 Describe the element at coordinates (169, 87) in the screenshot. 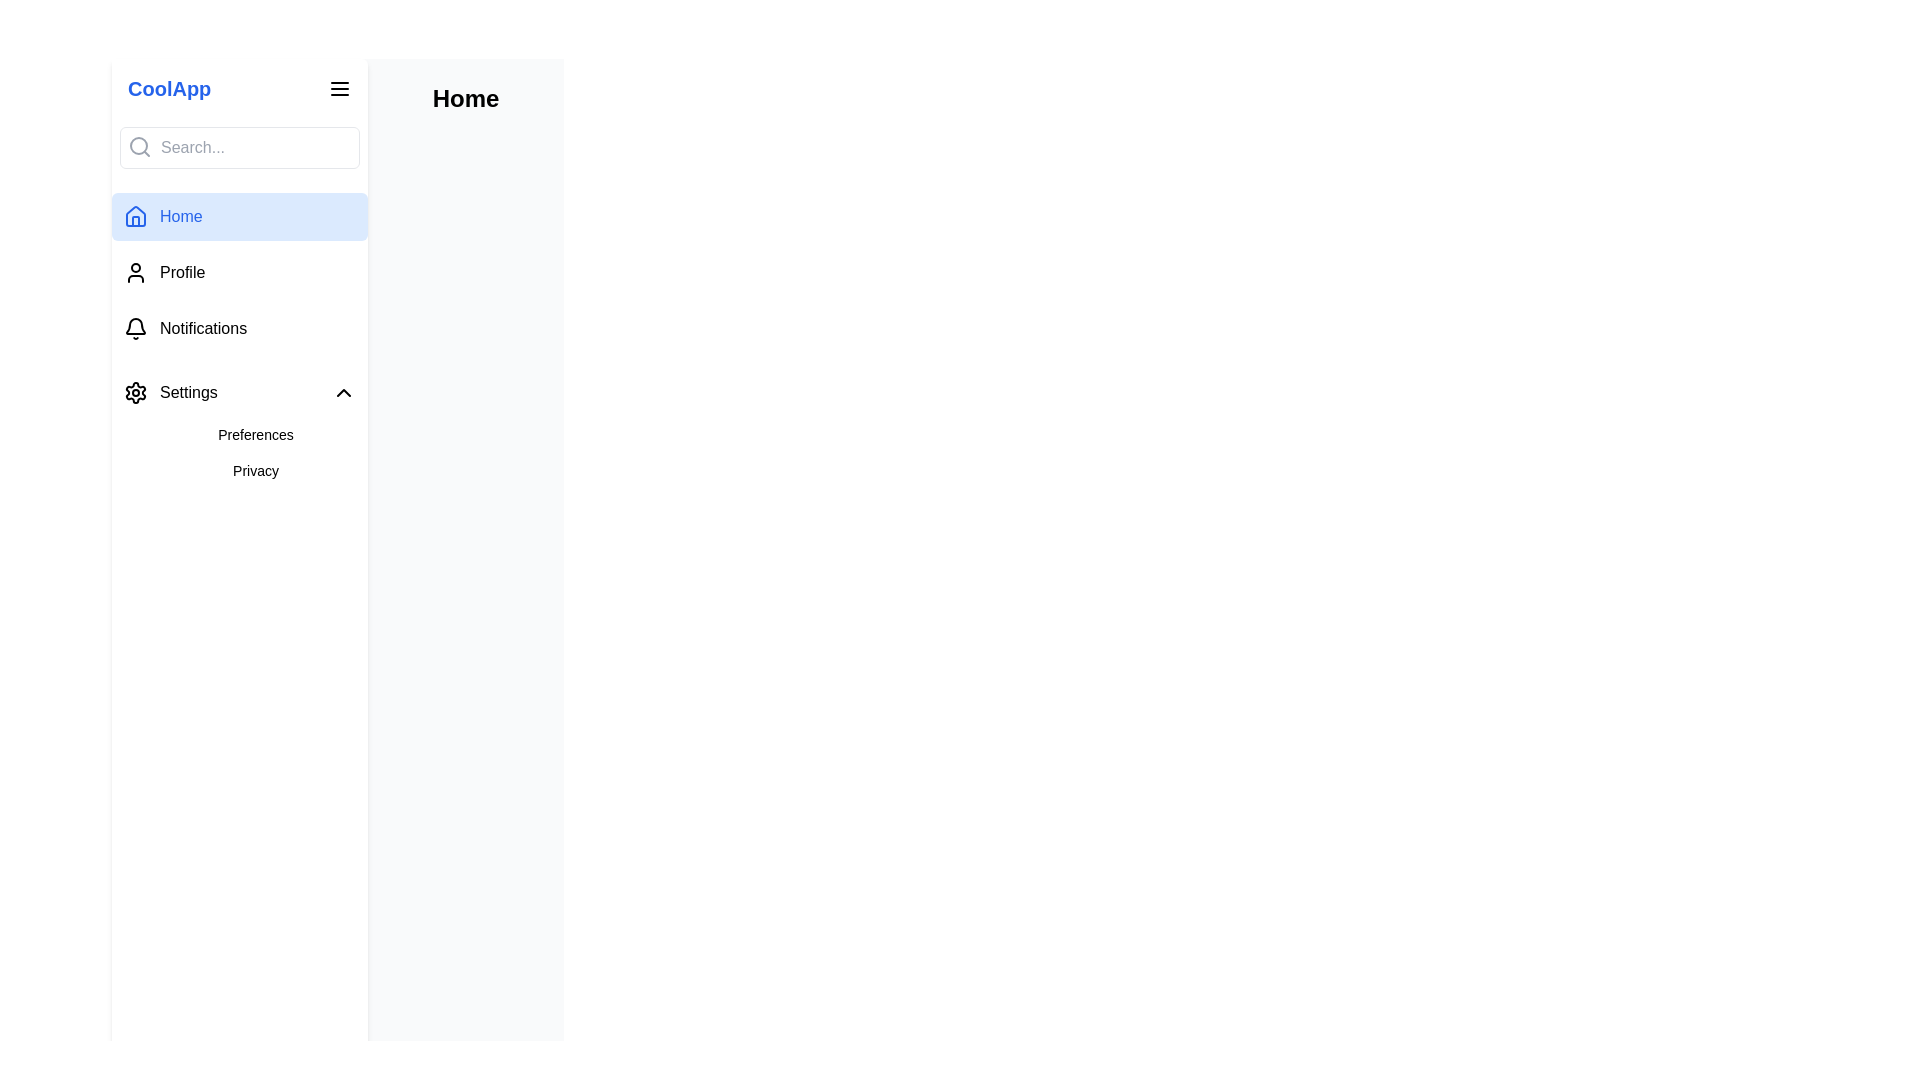

I see `the 'CoolApp' text label, which is styled in bold blue color and serves as a title or branding element, located at the upper-left corner of the interface` at that location.